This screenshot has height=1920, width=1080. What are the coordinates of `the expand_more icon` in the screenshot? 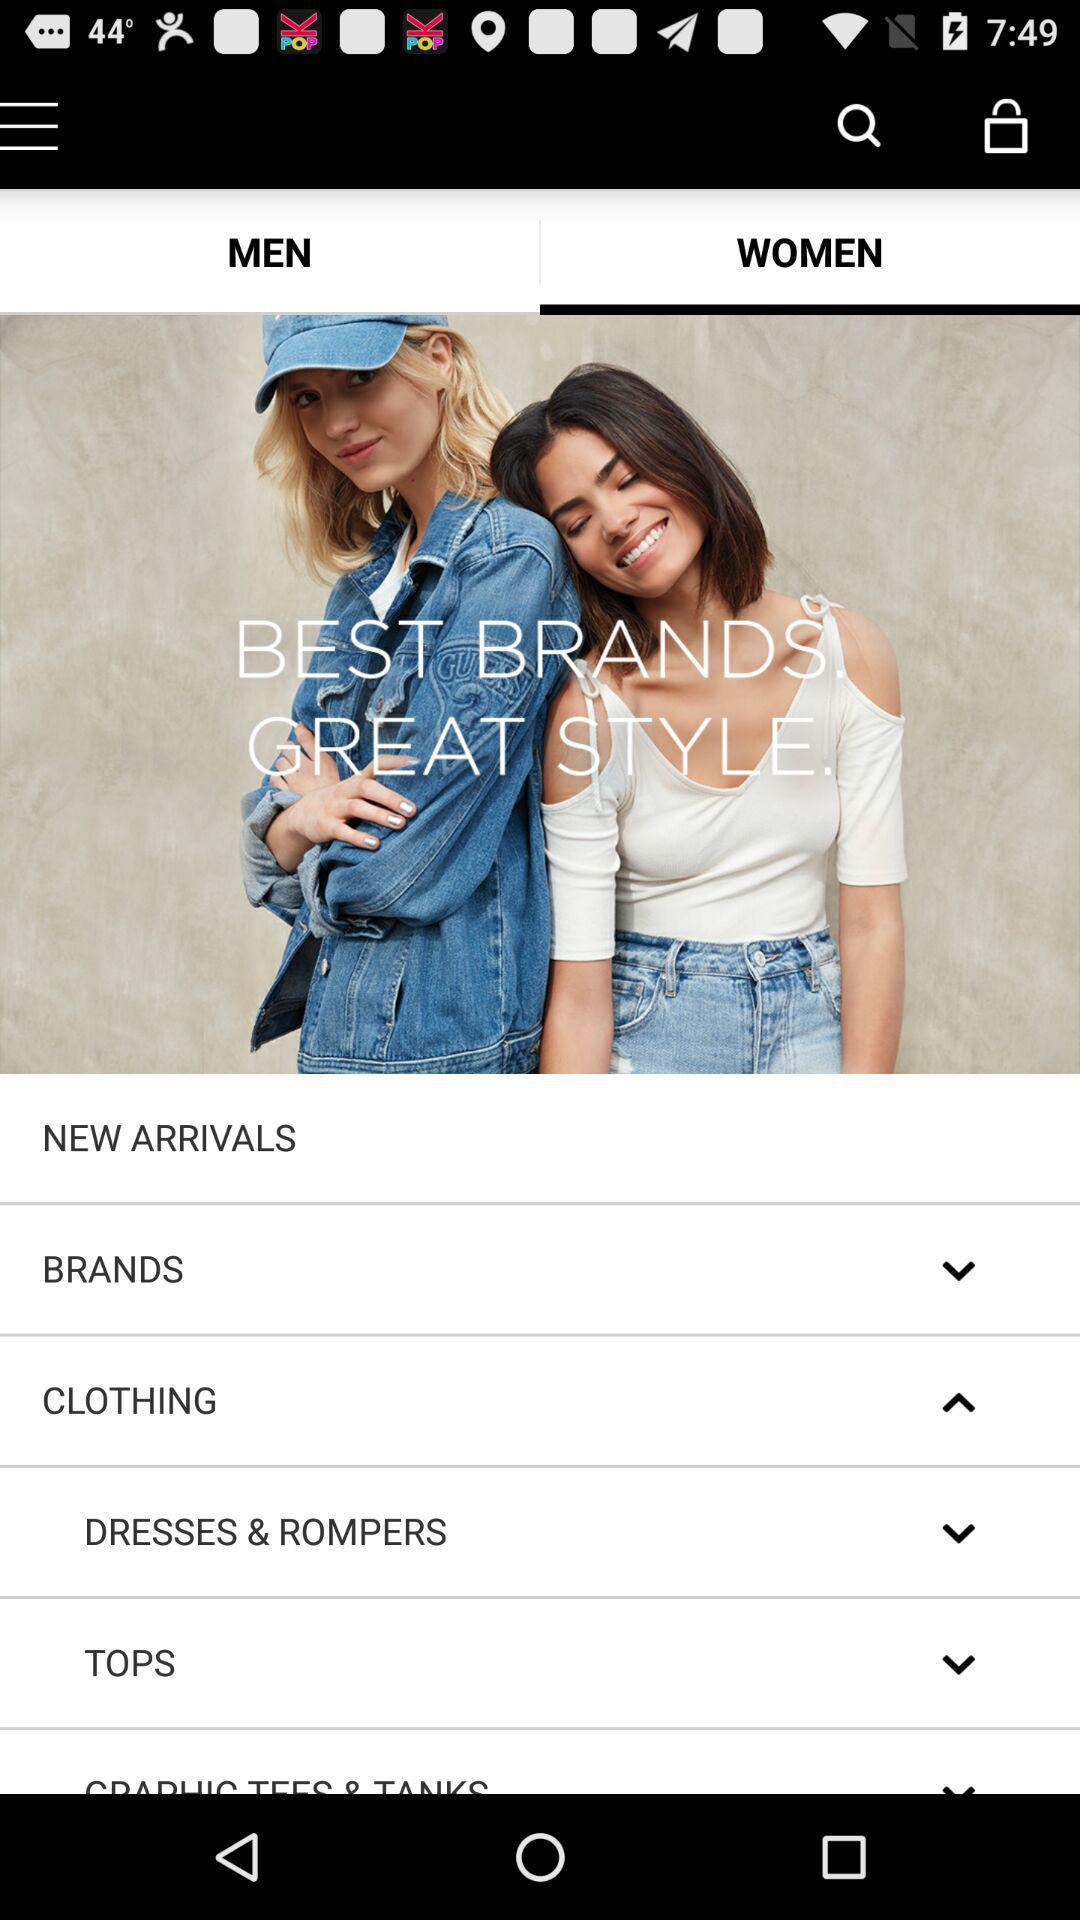 It's located at (958, 1781).